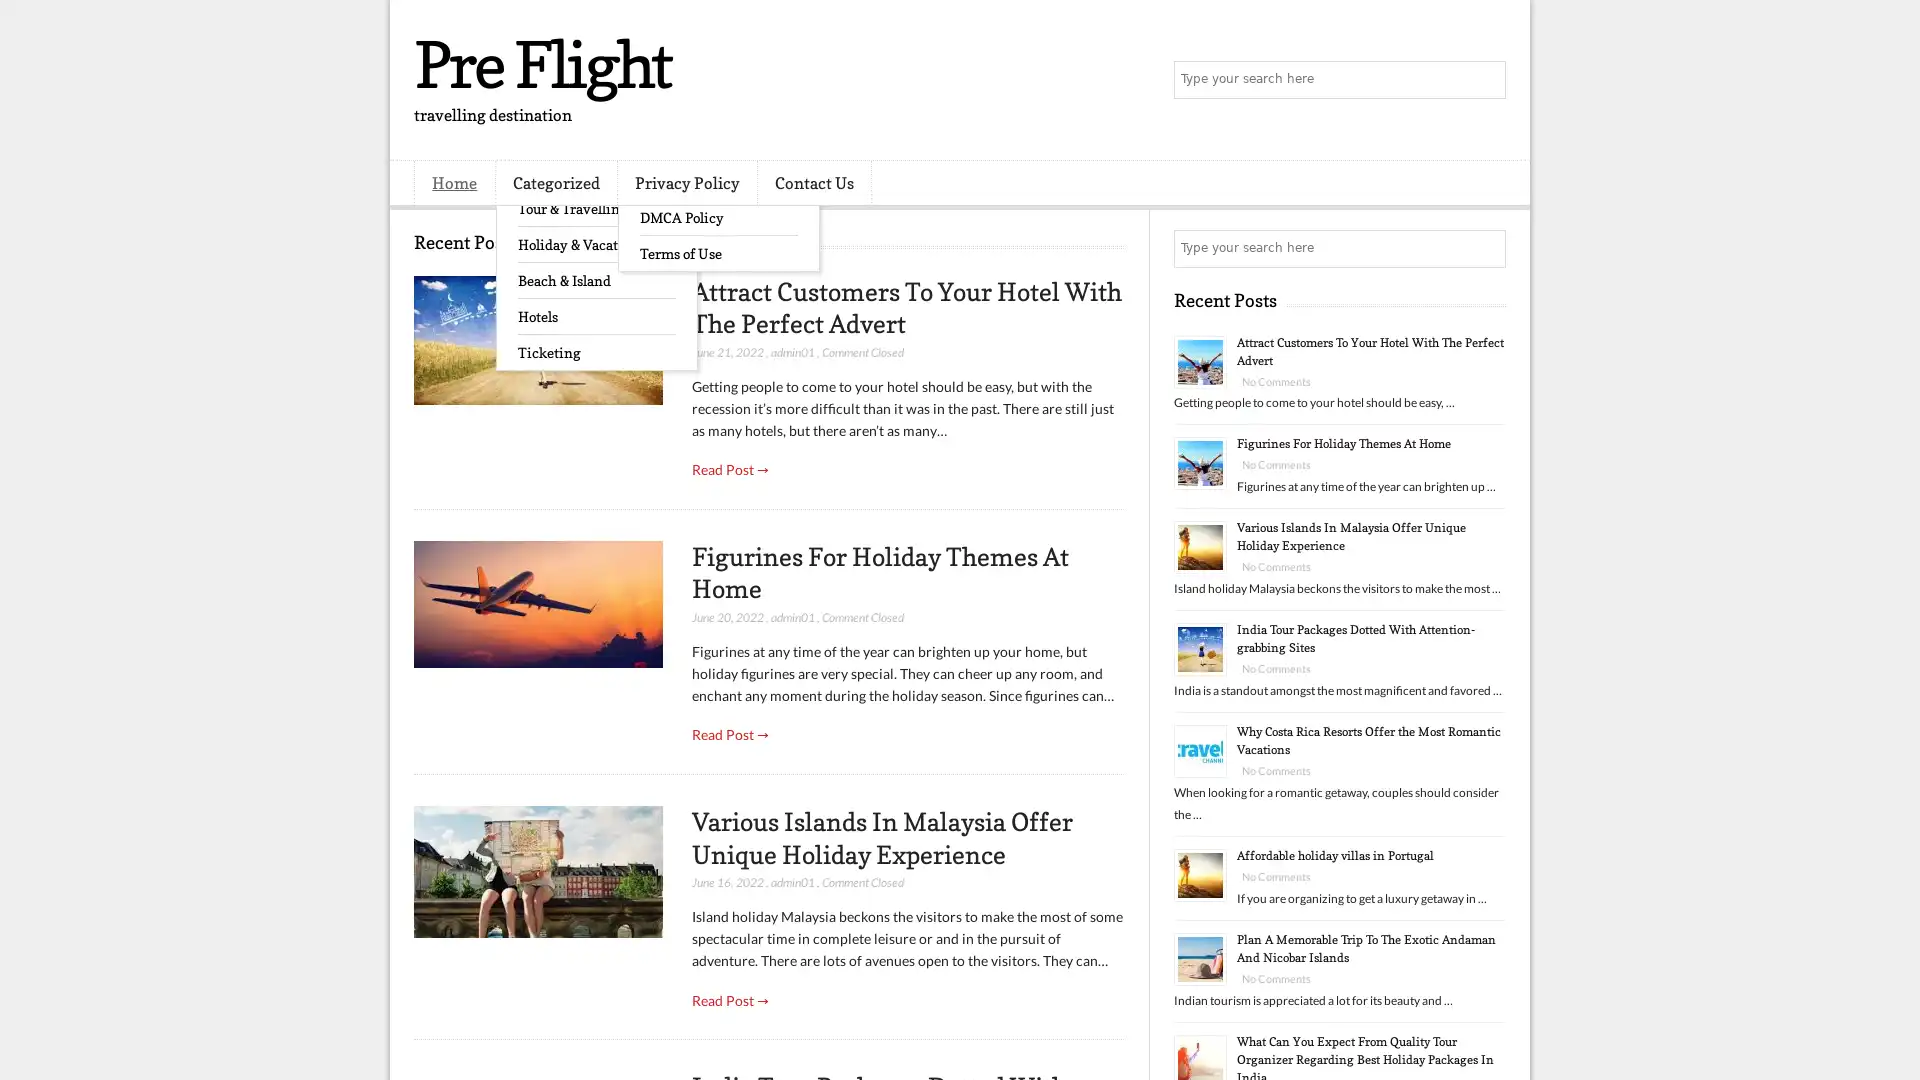 This screenshot has height=1080, width=1920. Describe the element at coordinates (1485, 248) in the screenshot. I see `Search` at that location.